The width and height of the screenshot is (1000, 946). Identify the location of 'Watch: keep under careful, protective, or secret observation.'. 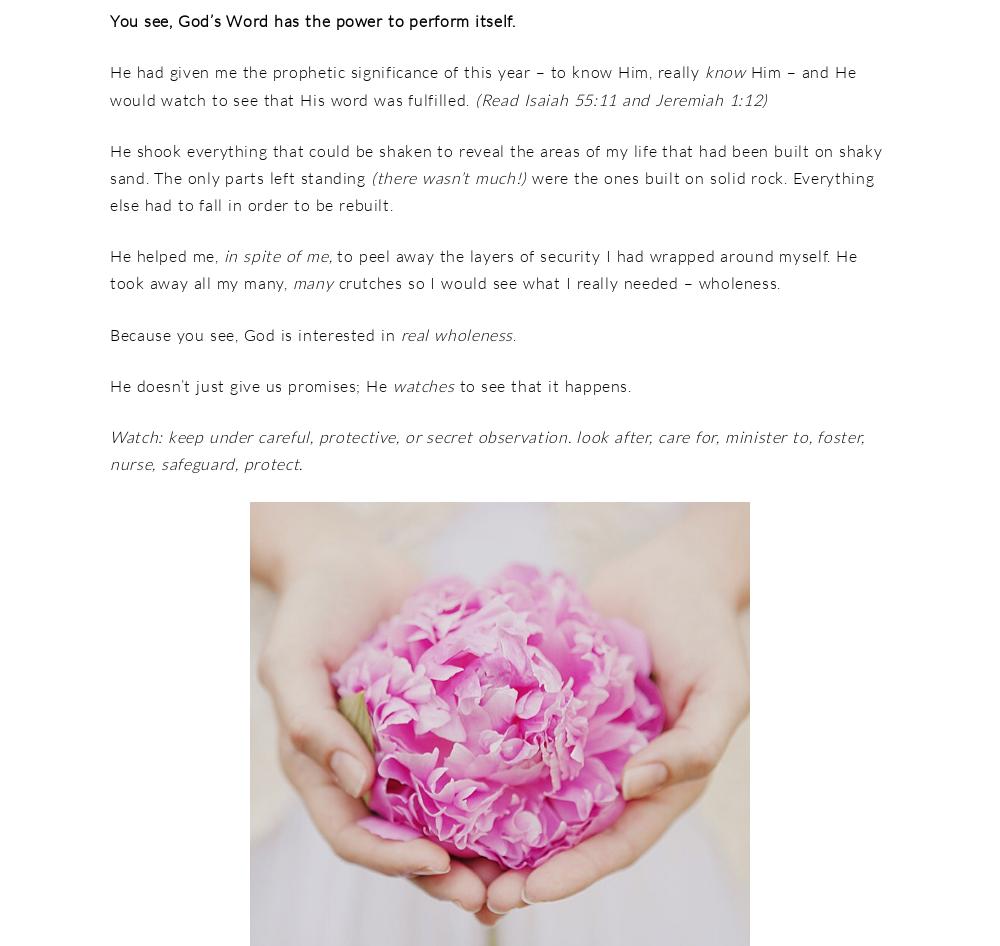
(342, 435).